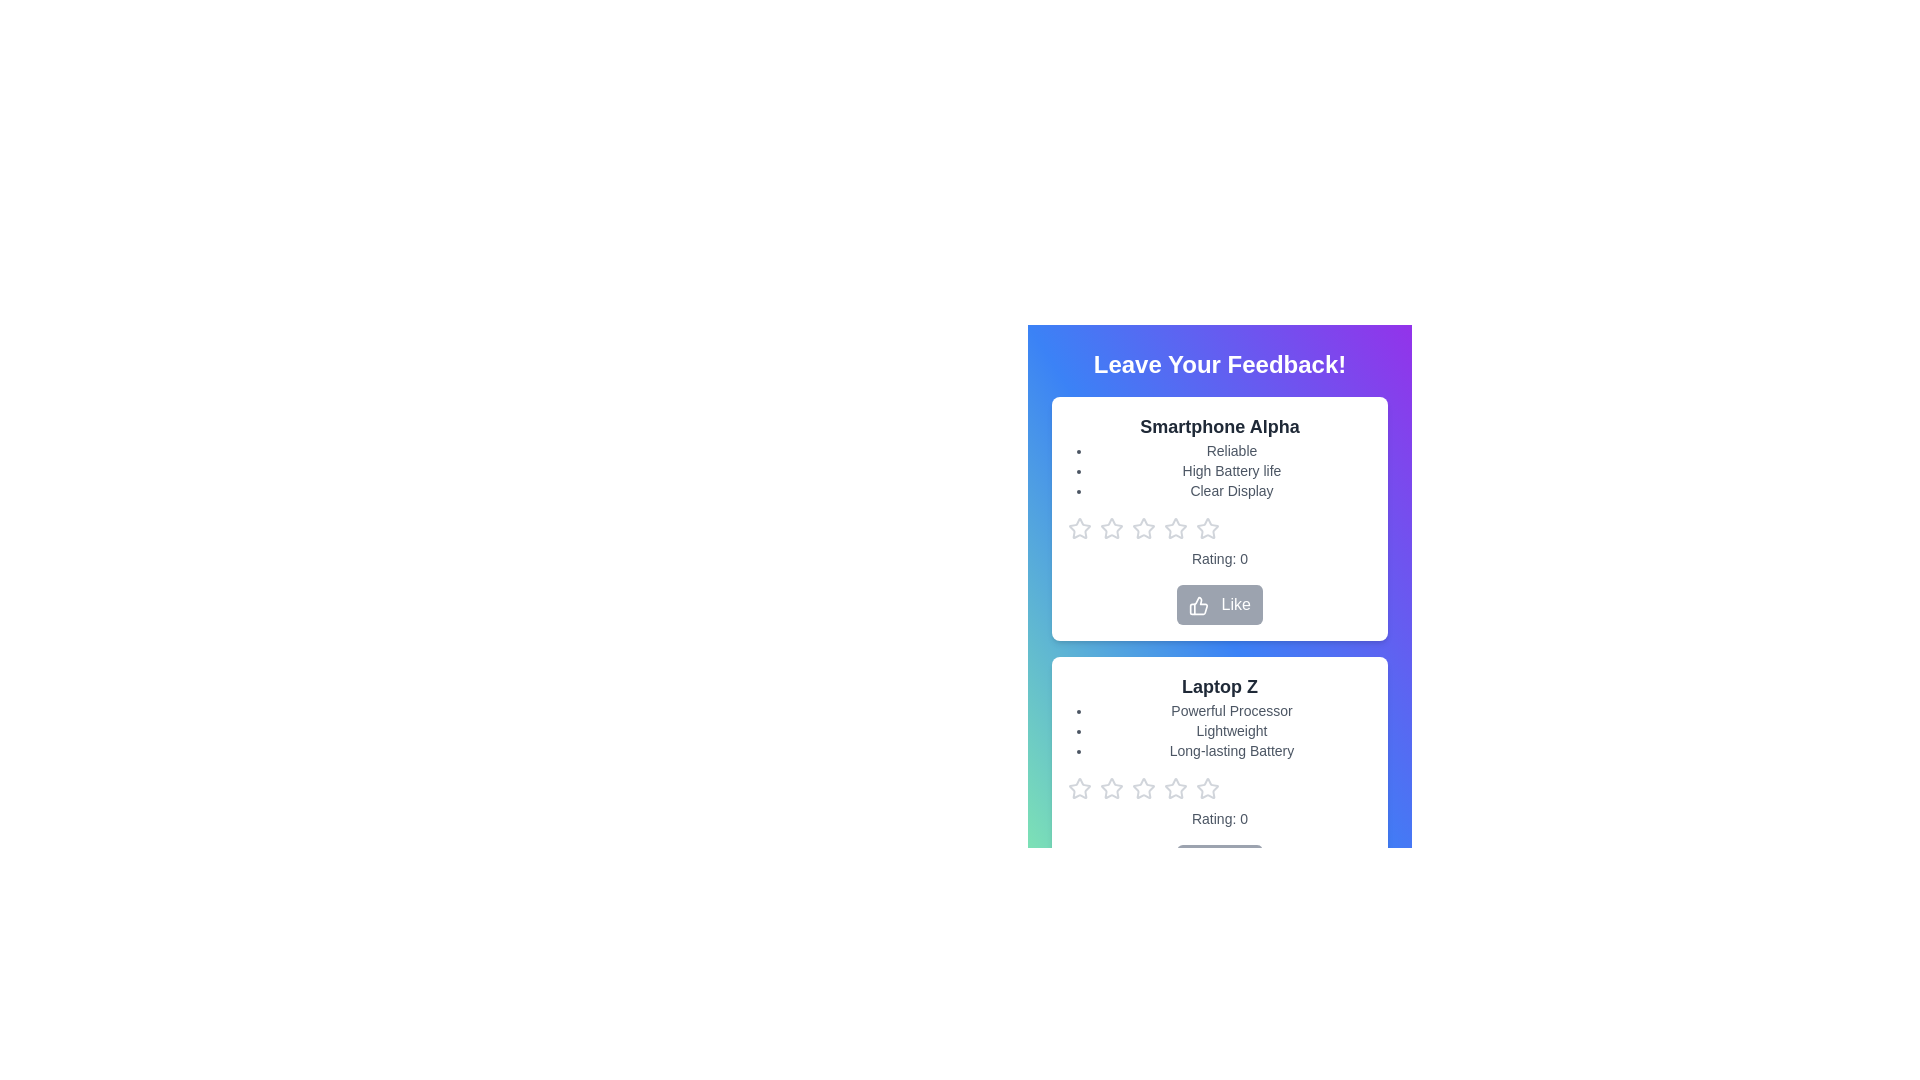 This screenshot has height=1080, width=1920. What do you see at coordinates (1207, 787) in the screenshot?
I see `the fourth star icon in the rating system for 'Laptop Z'` at bounding box center [1207, 787].